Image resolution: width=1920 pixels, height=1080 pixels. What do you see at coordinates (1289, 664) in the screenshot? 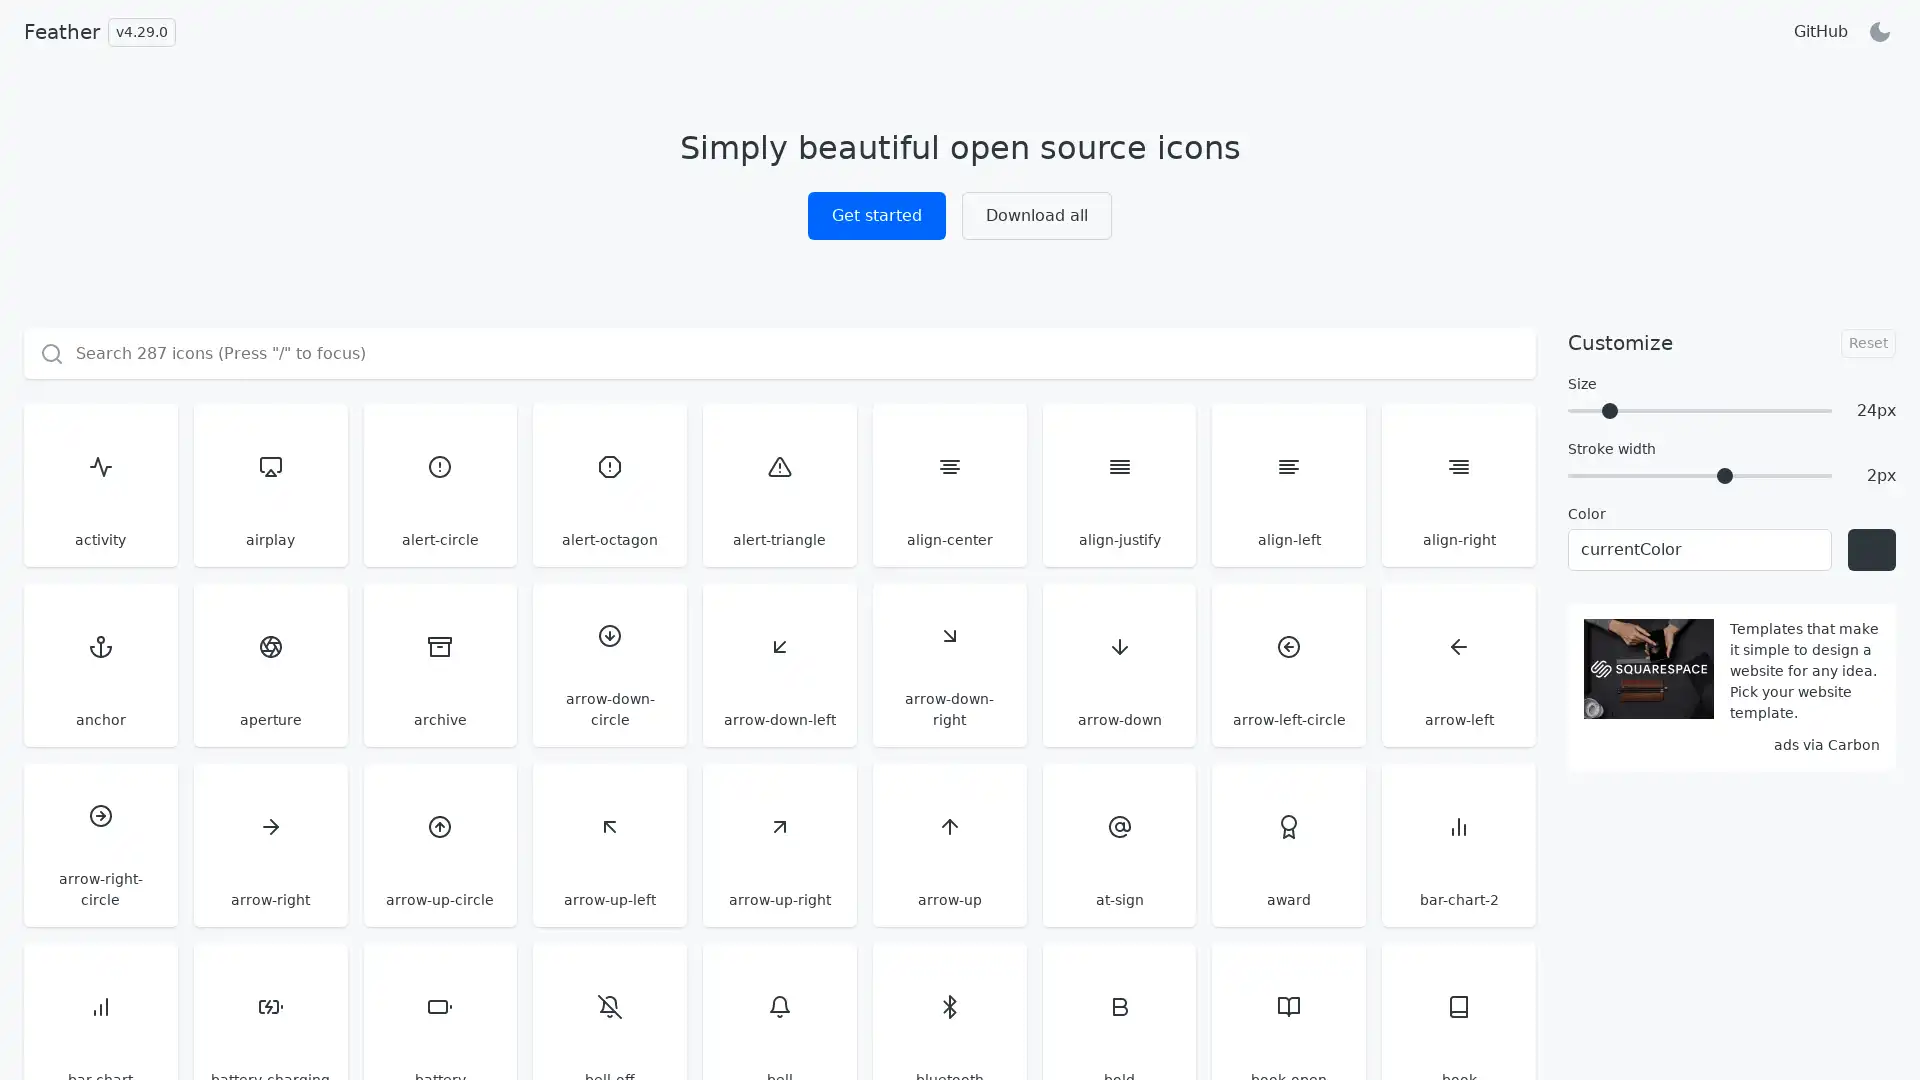
I see `arrow-left-circle` at bounding box center [1289, 664].